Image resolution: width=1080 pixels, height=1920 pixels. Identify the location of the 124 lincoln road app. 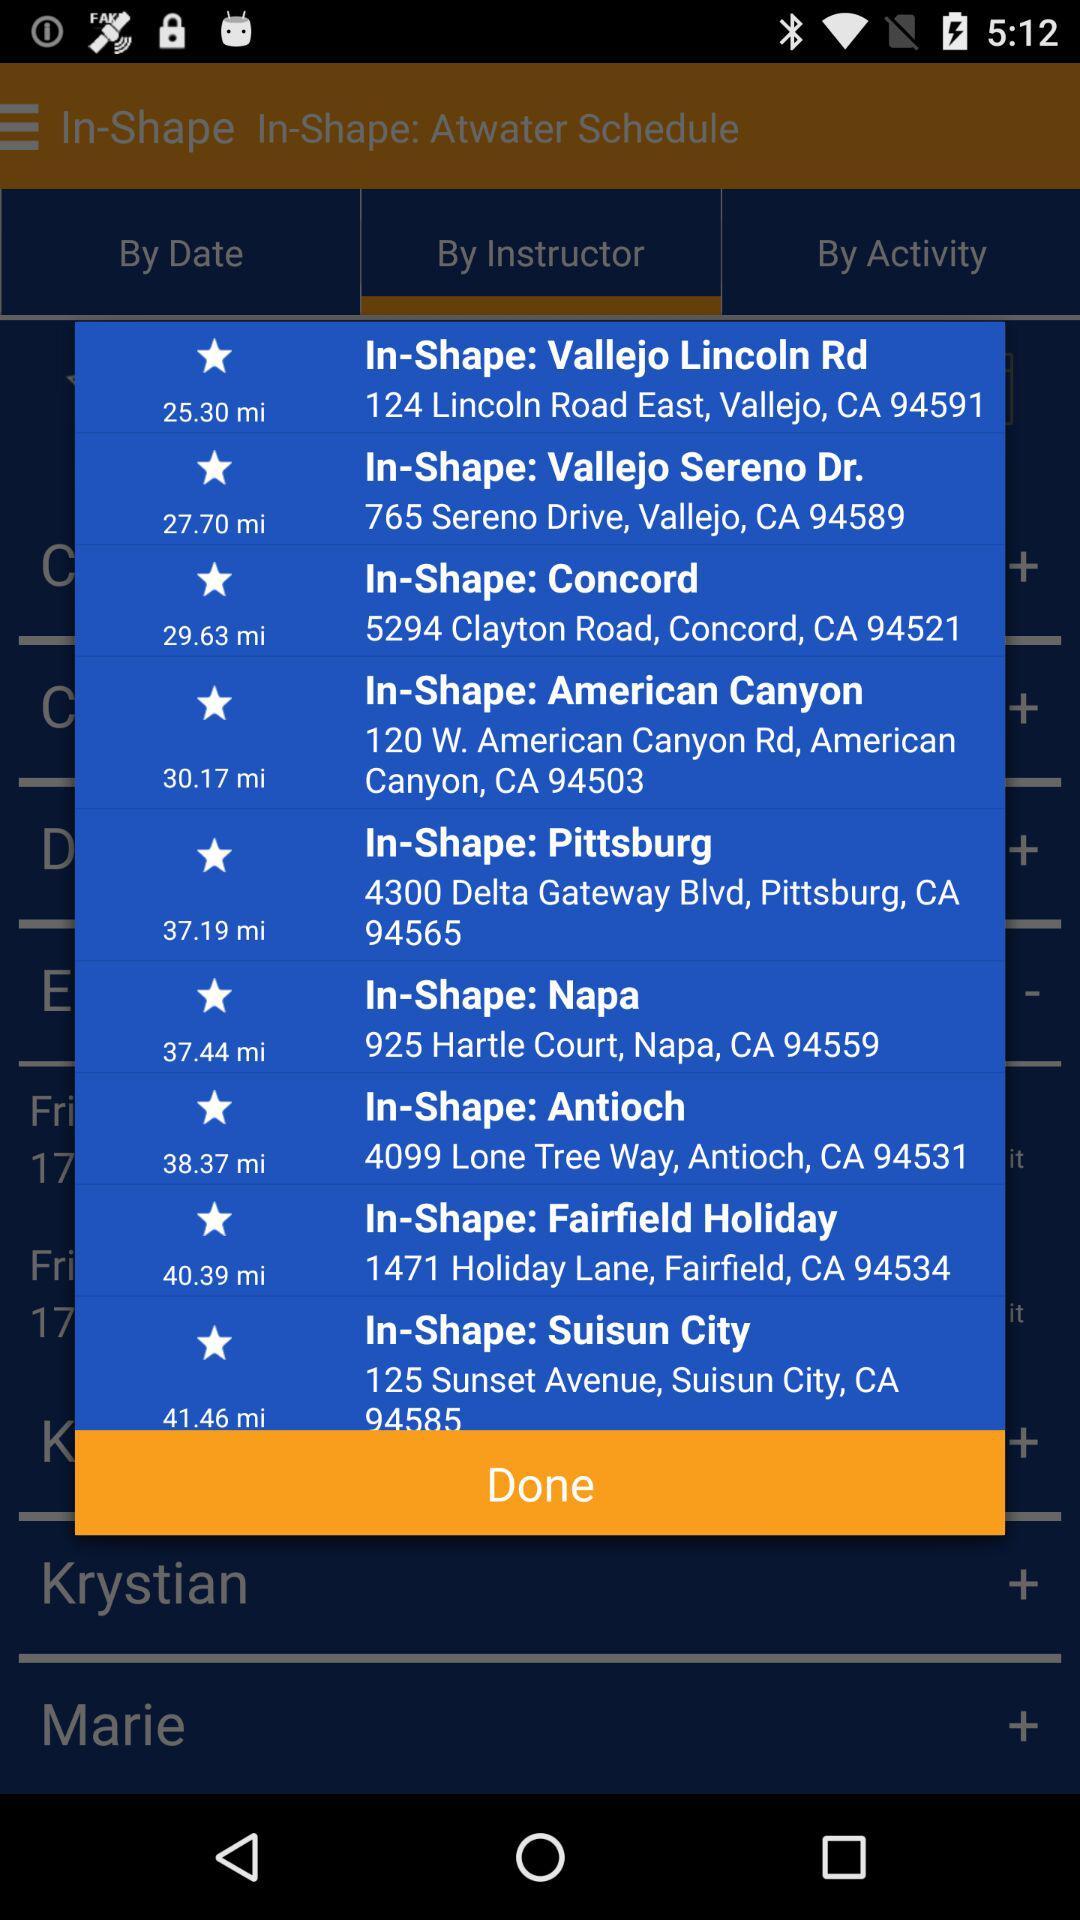
(678, 402).